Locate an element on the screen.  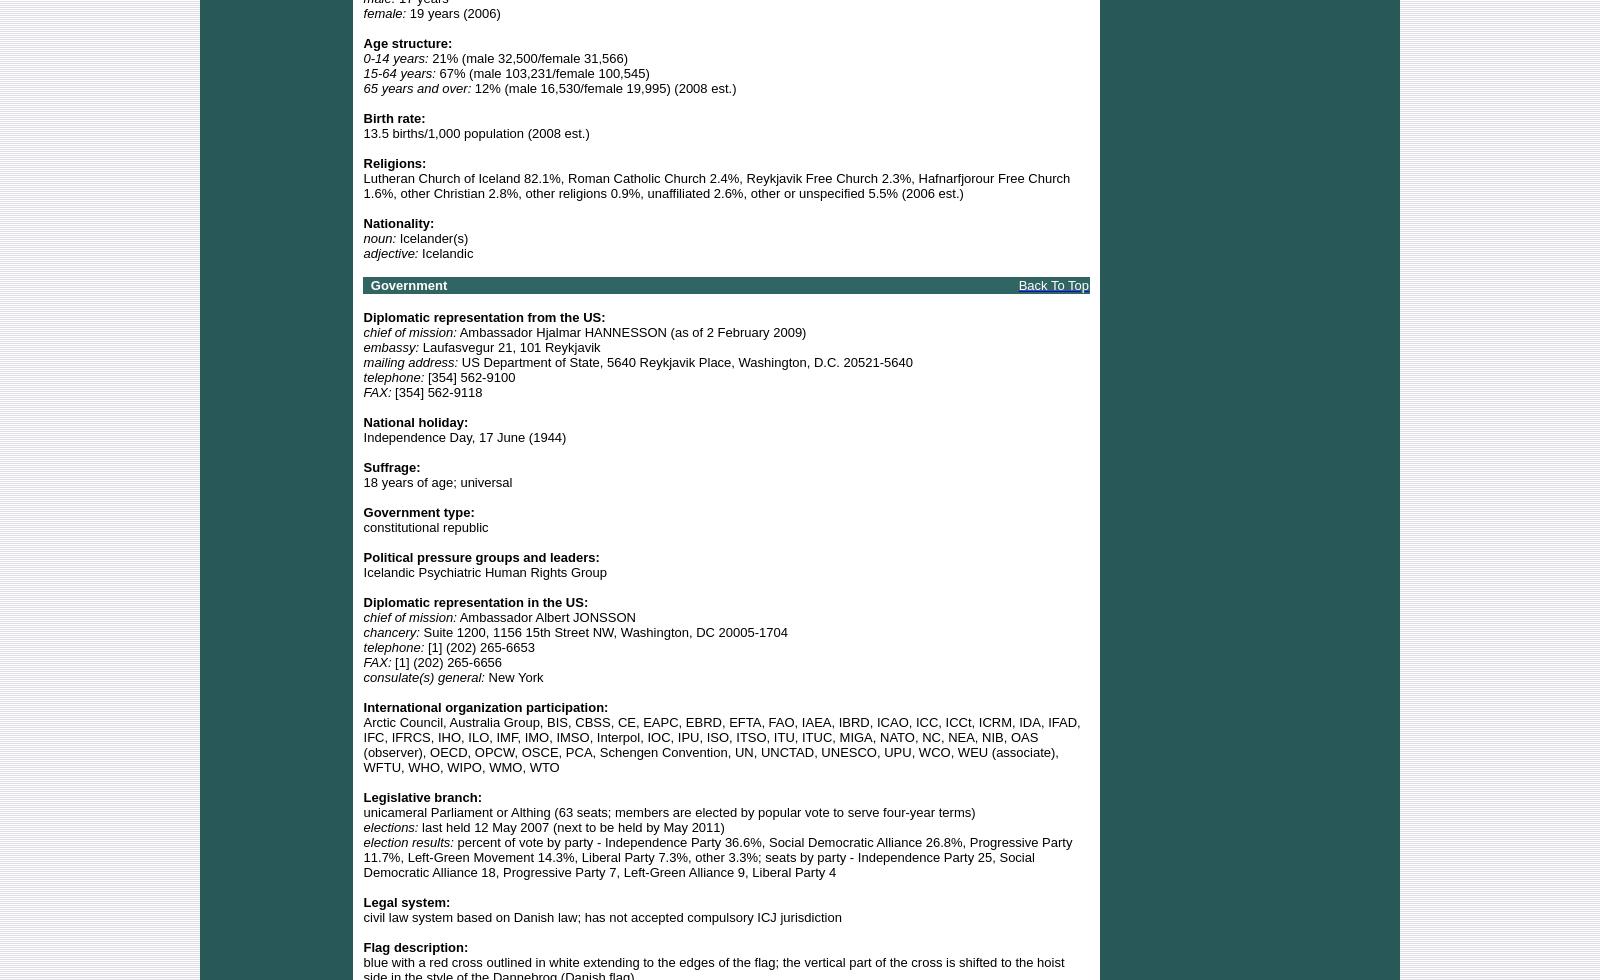
'percent of vote by party - Independence Party 36.6%, Social Democratic Alliance 26.8%, Progressive Party 11.7%, Left-Green Movement 14.3%, Liberal Party 7.3%, other 3.3%; seats by party - Independence Party 25, Social Democratic Alliance 18, Progressive Party 7, Left-Green Alliance 9, Liberal Party 4' is located at coordinates (717, 856).